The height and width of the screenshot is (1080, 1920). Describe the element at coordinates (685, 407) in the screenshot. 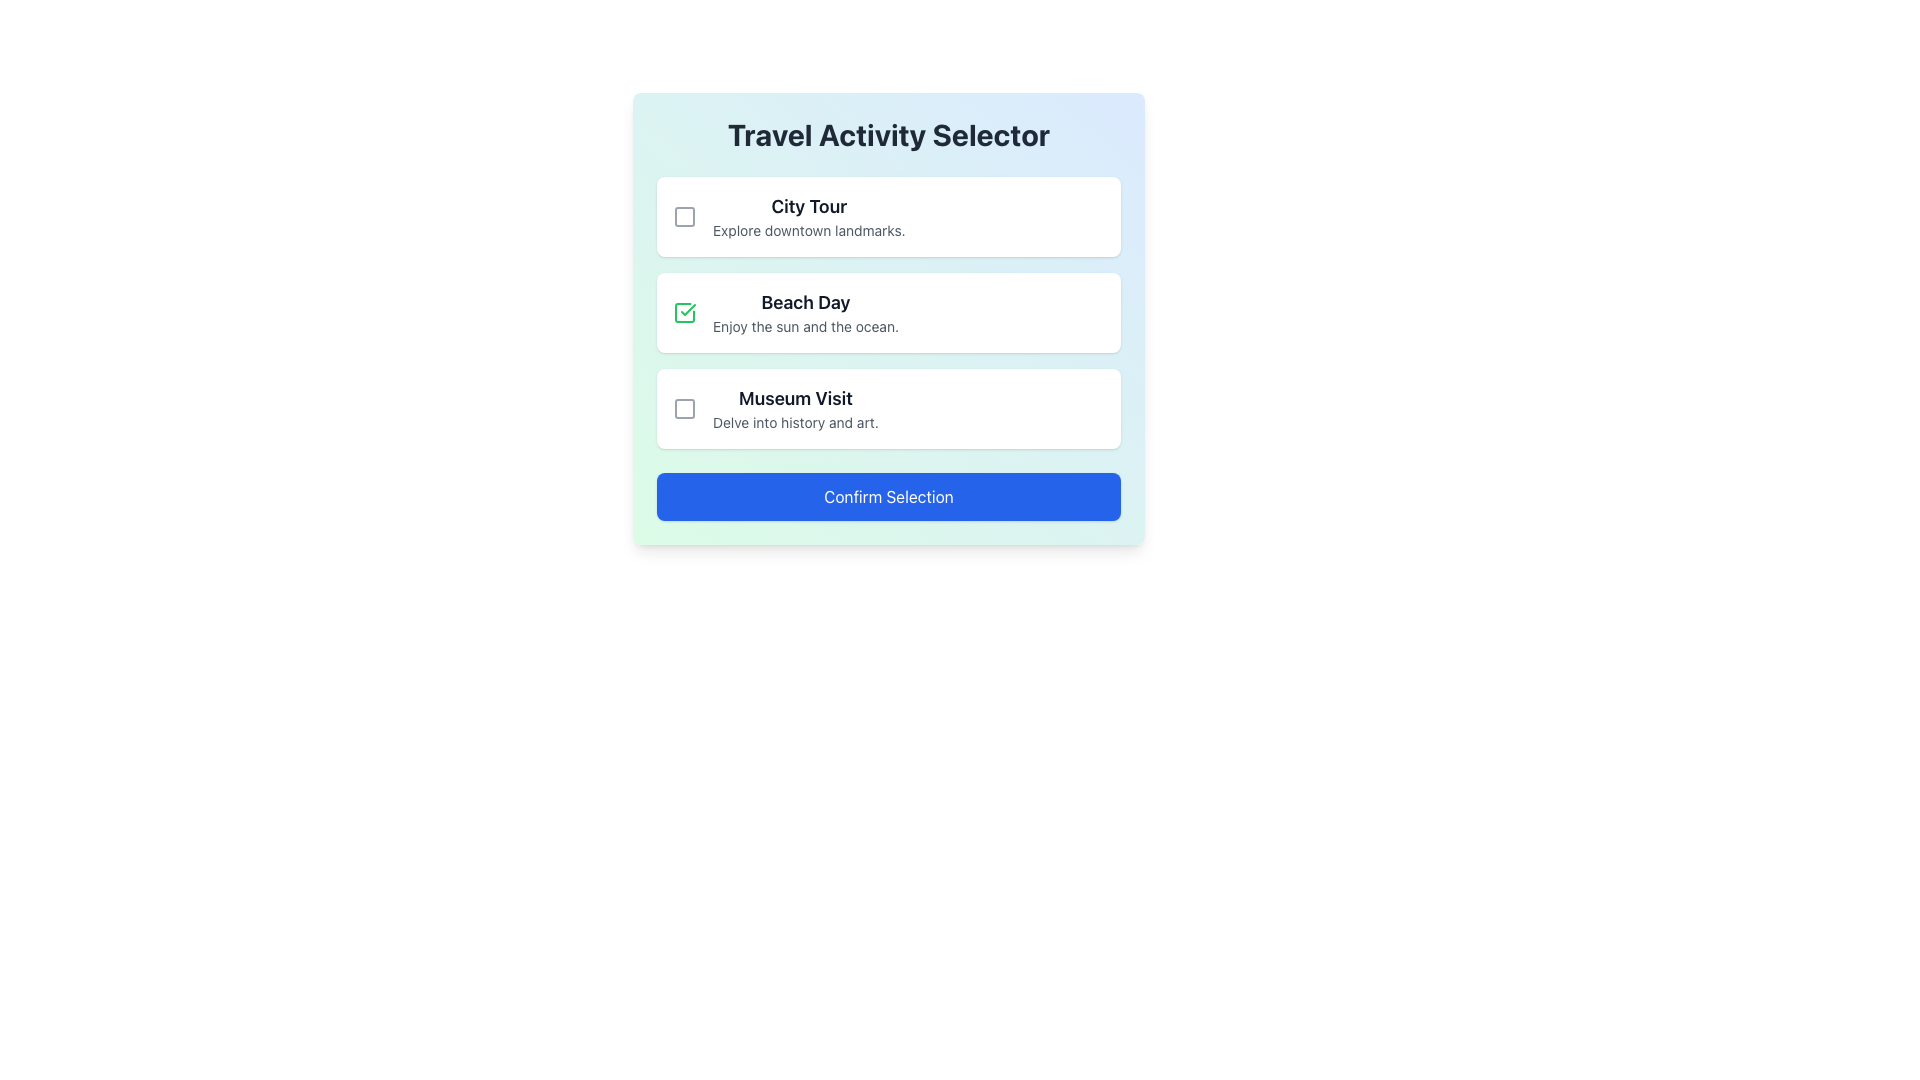

I see `the decorative icon located to the left of the 'Museum Visit' option in the Travel Activity Selector interface` at that location.